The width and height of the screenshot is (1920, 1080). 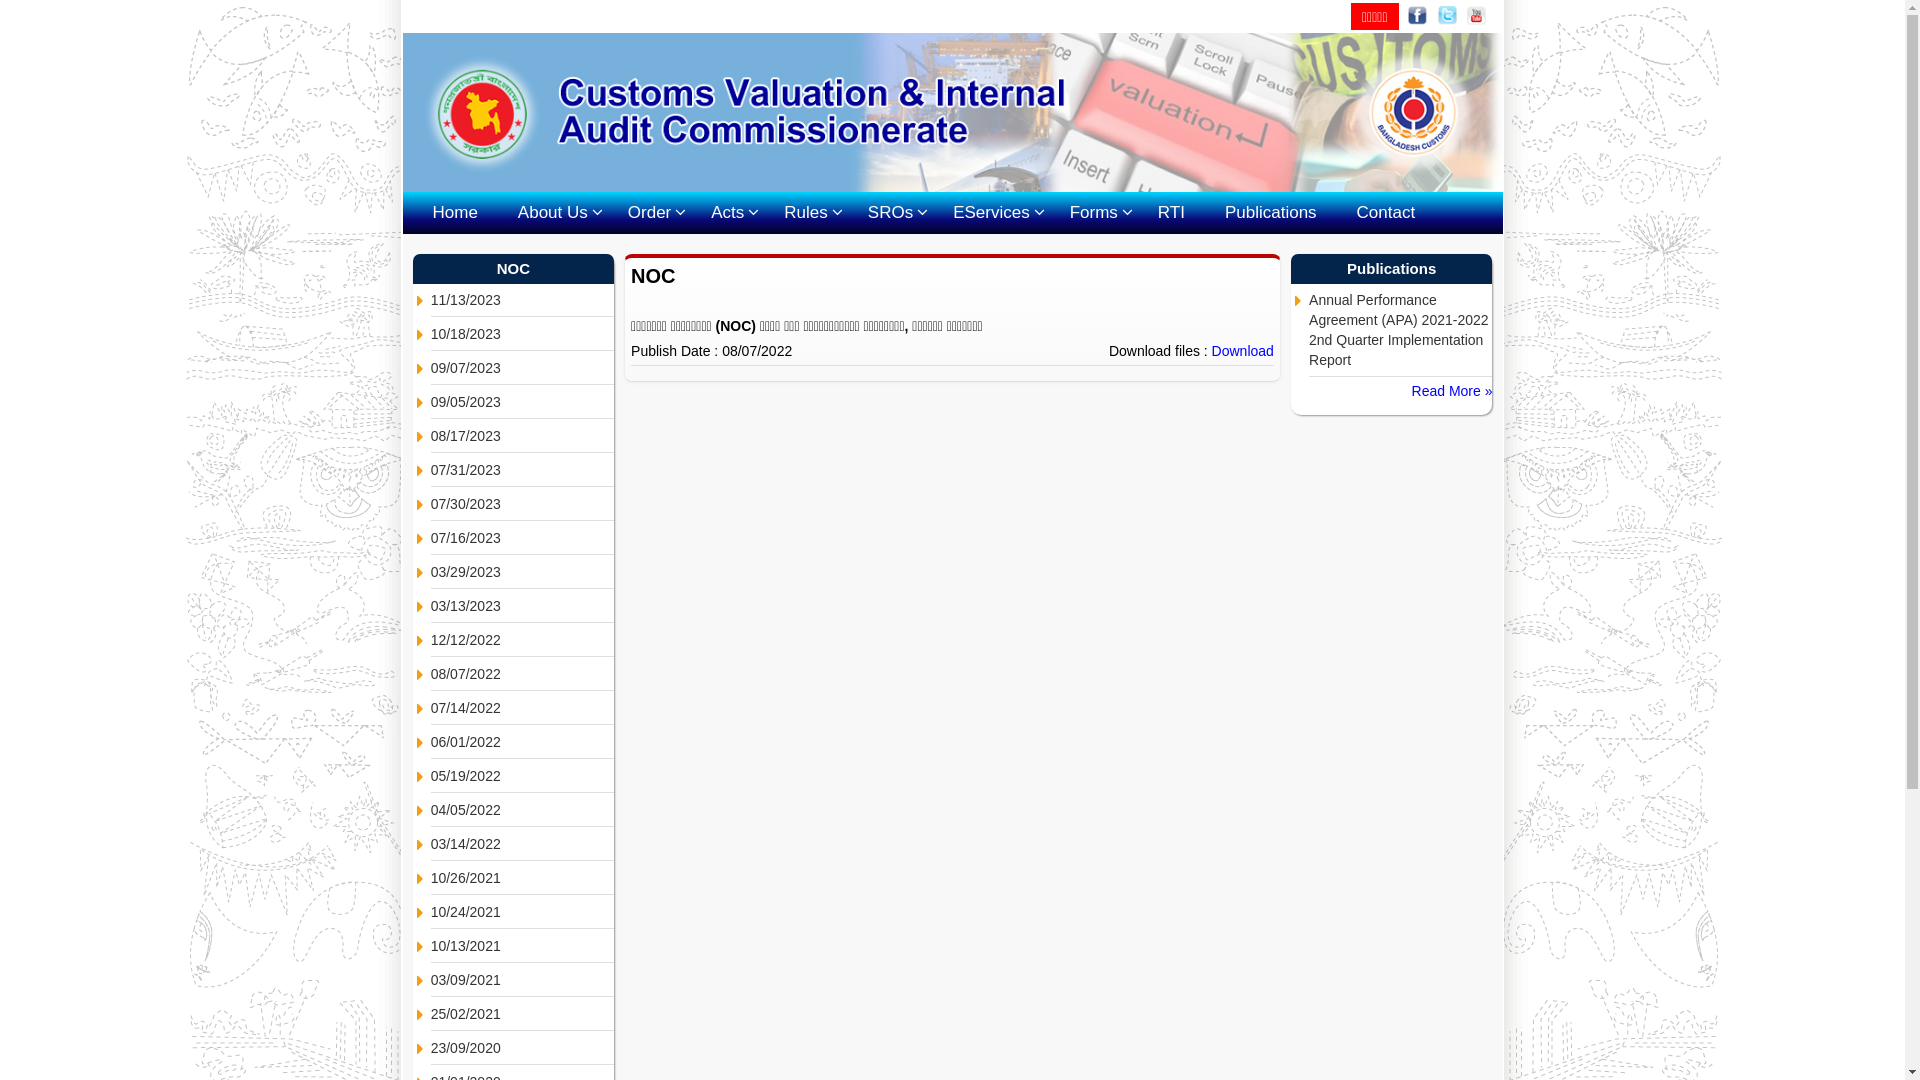 What do you see at coordinates (726, 212) in the screenshot?
I see `'Acts'` at bounding box center [726, 212].